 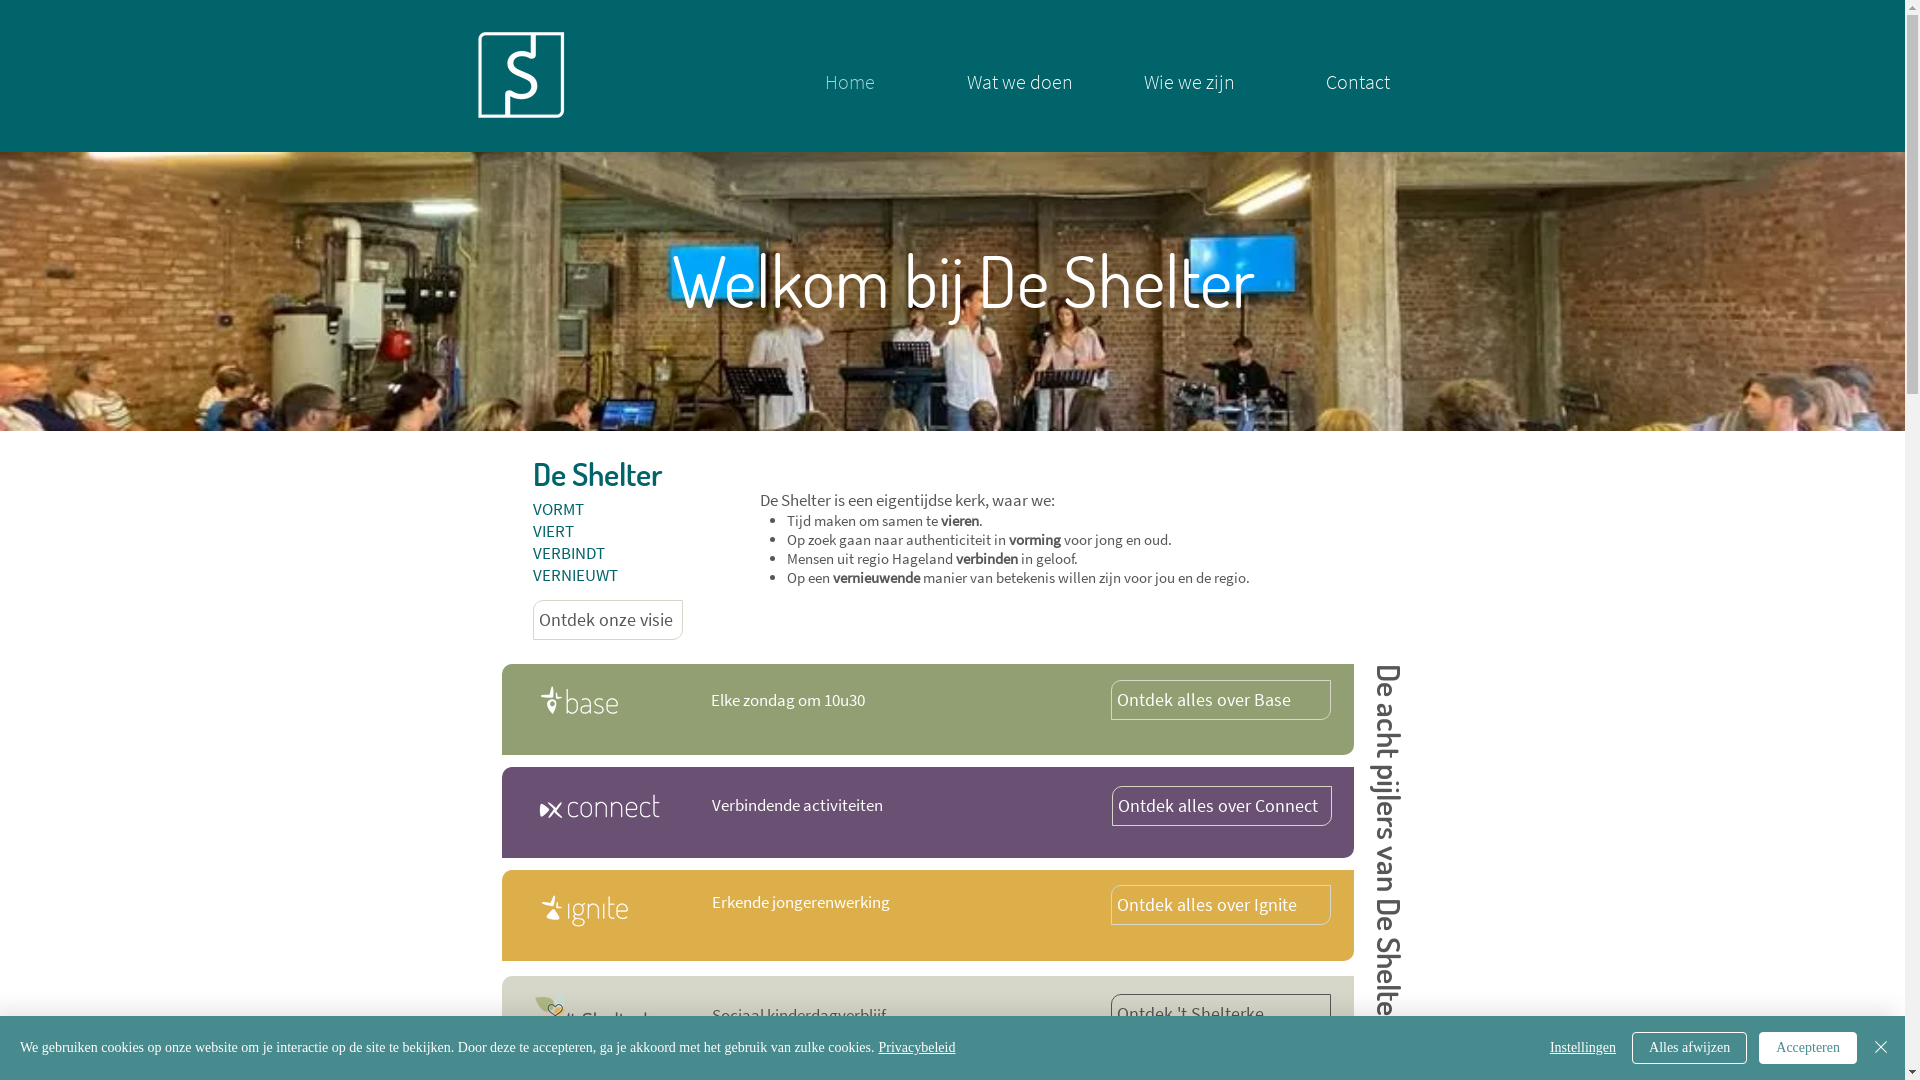 I want to click on 'Ontdek onze visie', so click(x=605, y=619).